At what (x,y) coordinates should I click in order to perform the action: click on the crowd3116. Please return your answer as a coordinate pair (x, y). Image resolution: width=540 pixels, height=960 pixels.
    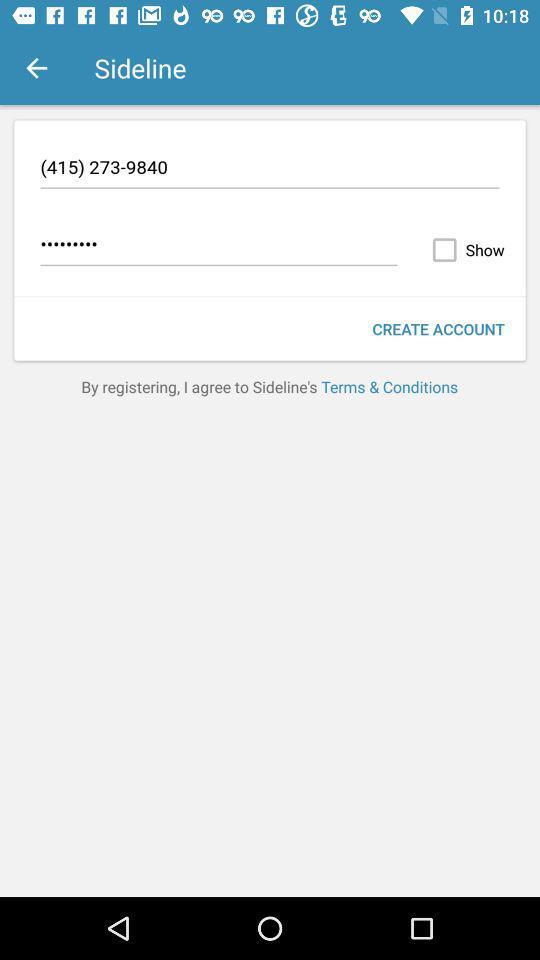
    Looking at the image, I should click on (218, 246).